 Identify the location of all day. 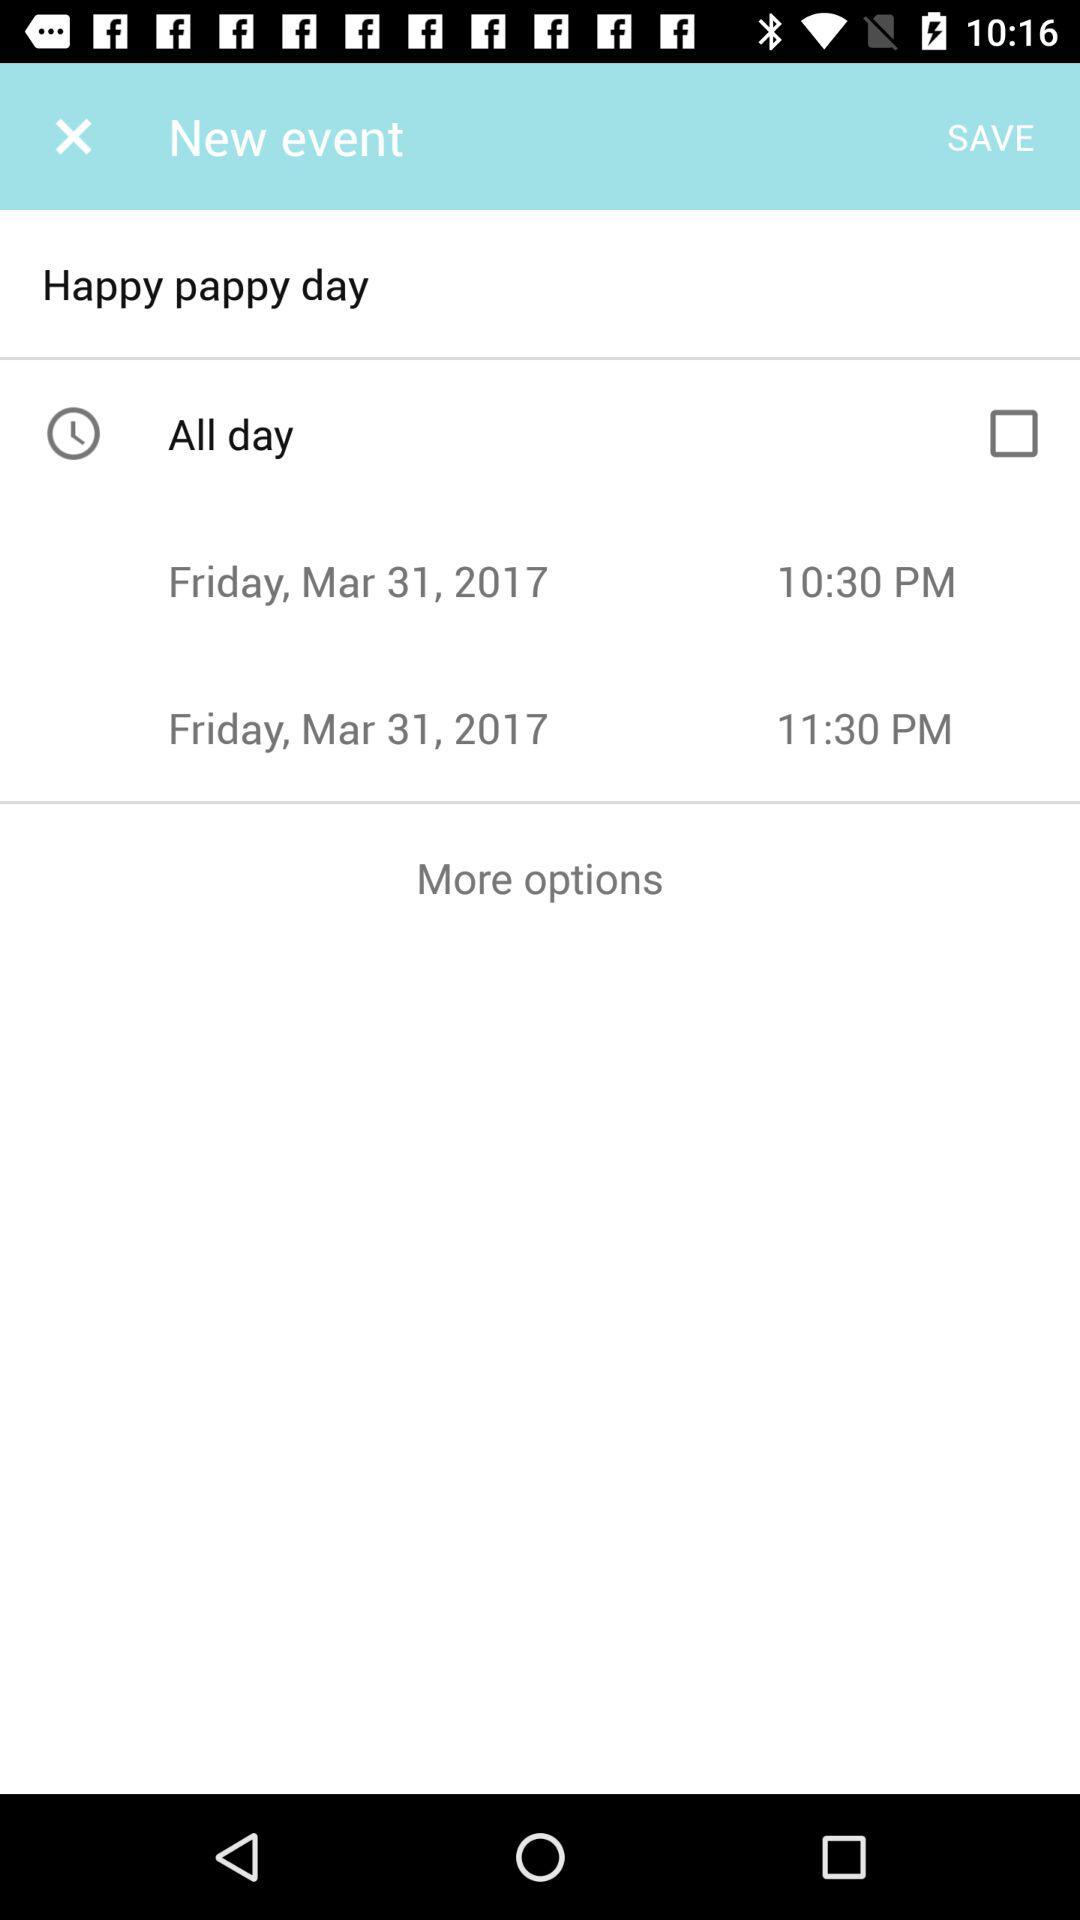
(1014, 432).